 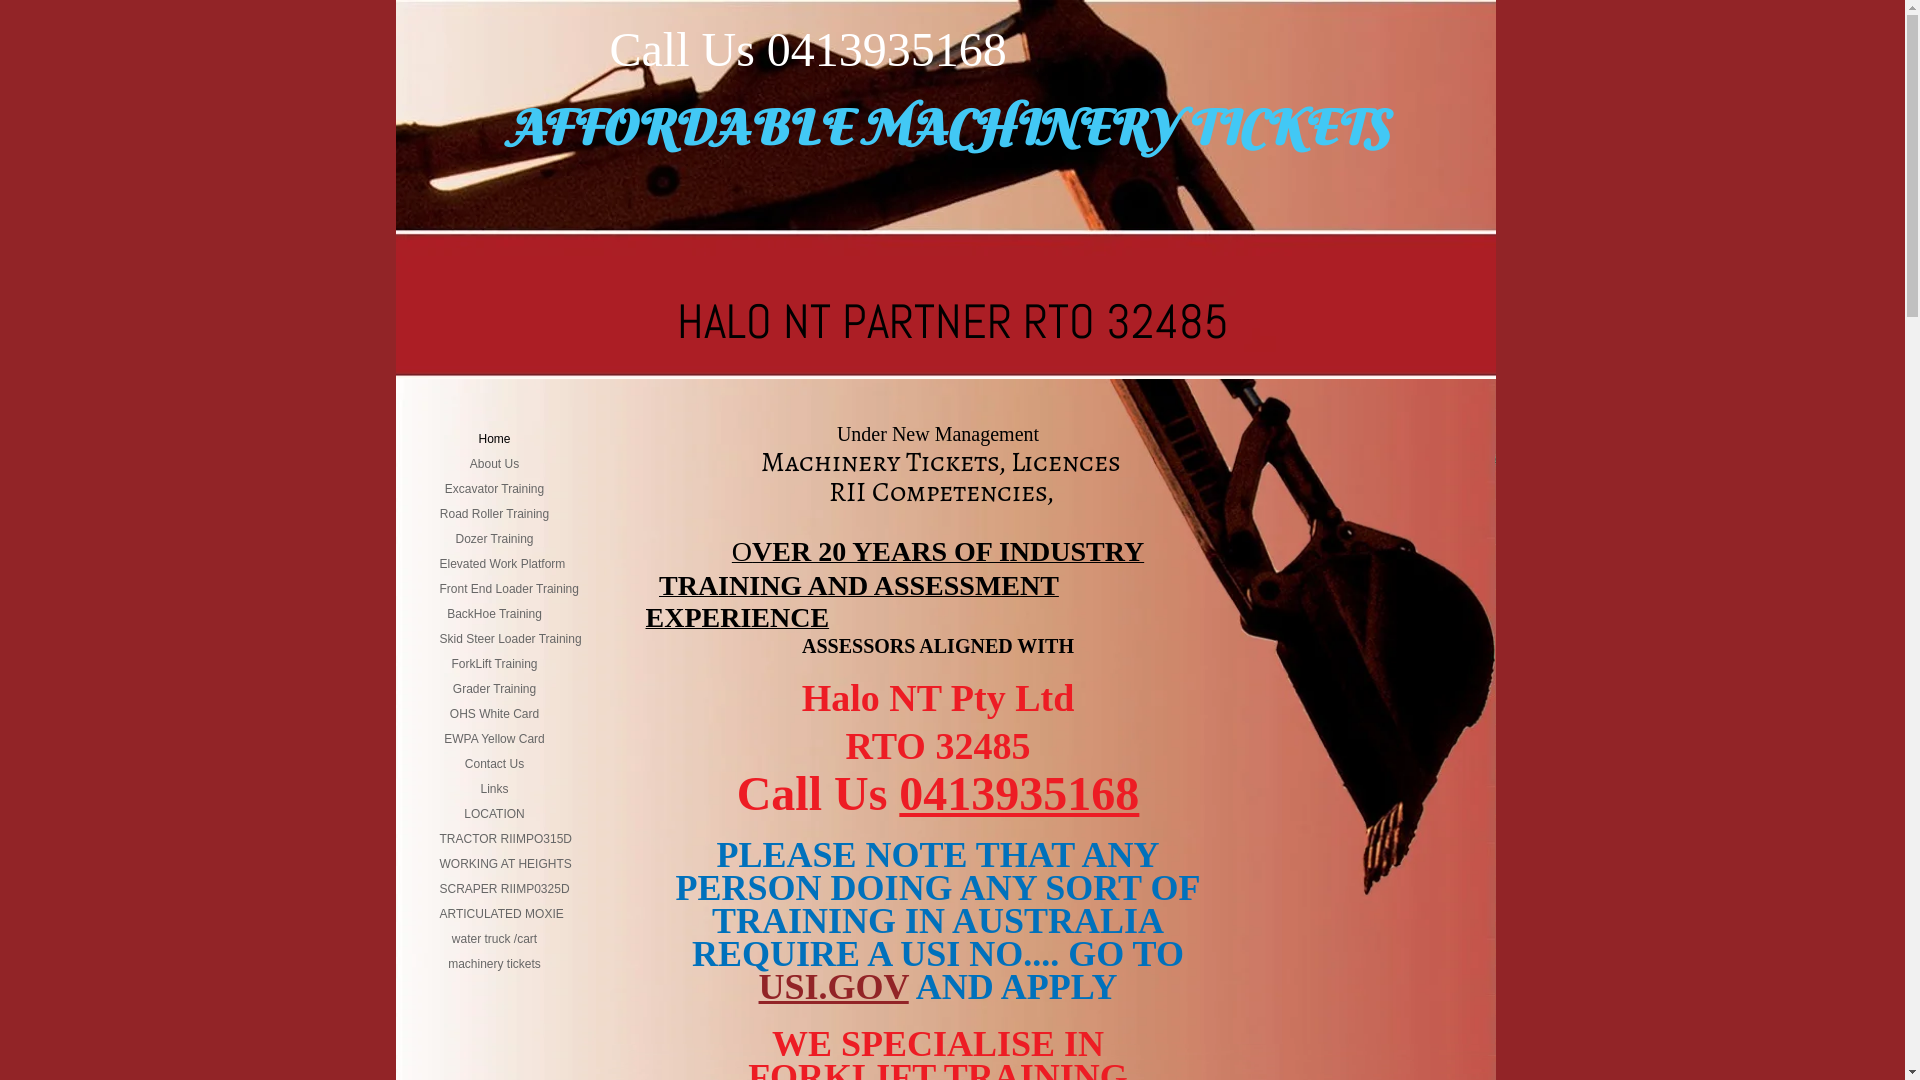 What do you see at coordinates (494, 938) in the screenshot?
I see `'water truck /cart'` at bounding box center [494, 938].